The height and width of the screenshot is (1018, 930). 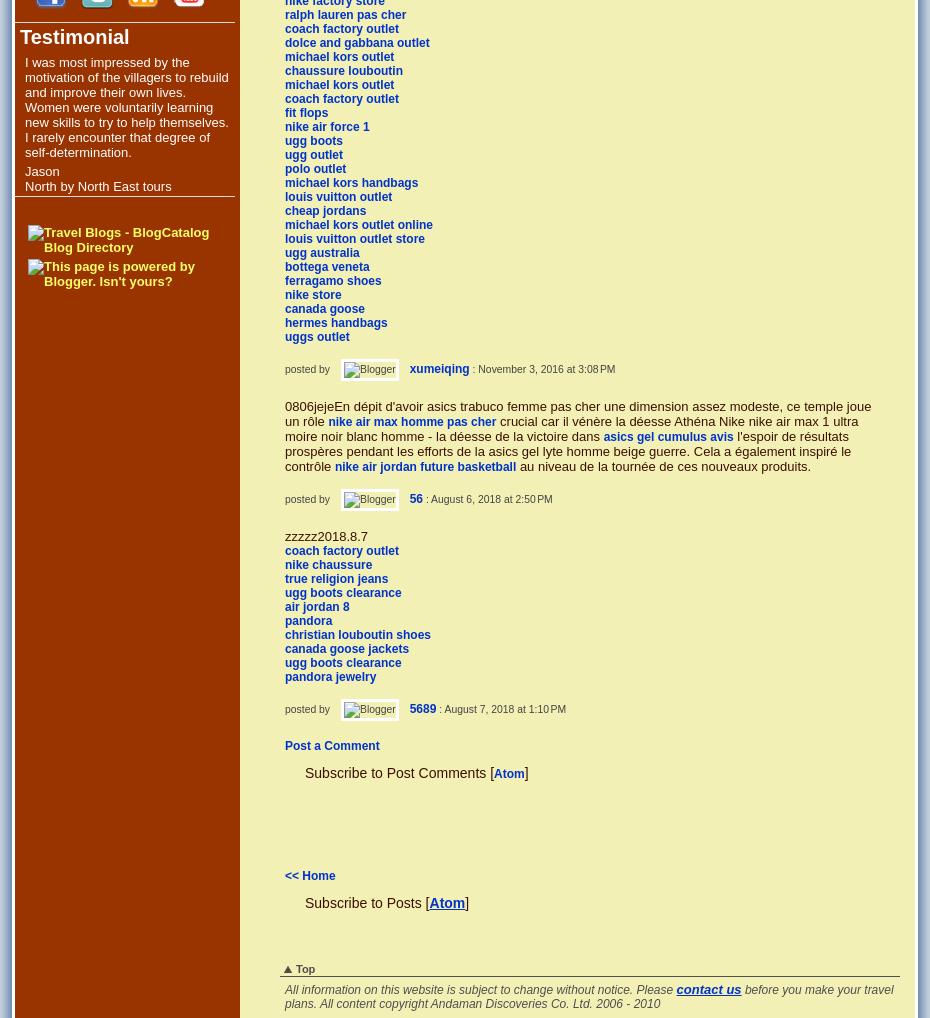 I want to click on 'All information on this website is subject to change without notice. Please', so click(x=285, y=990).